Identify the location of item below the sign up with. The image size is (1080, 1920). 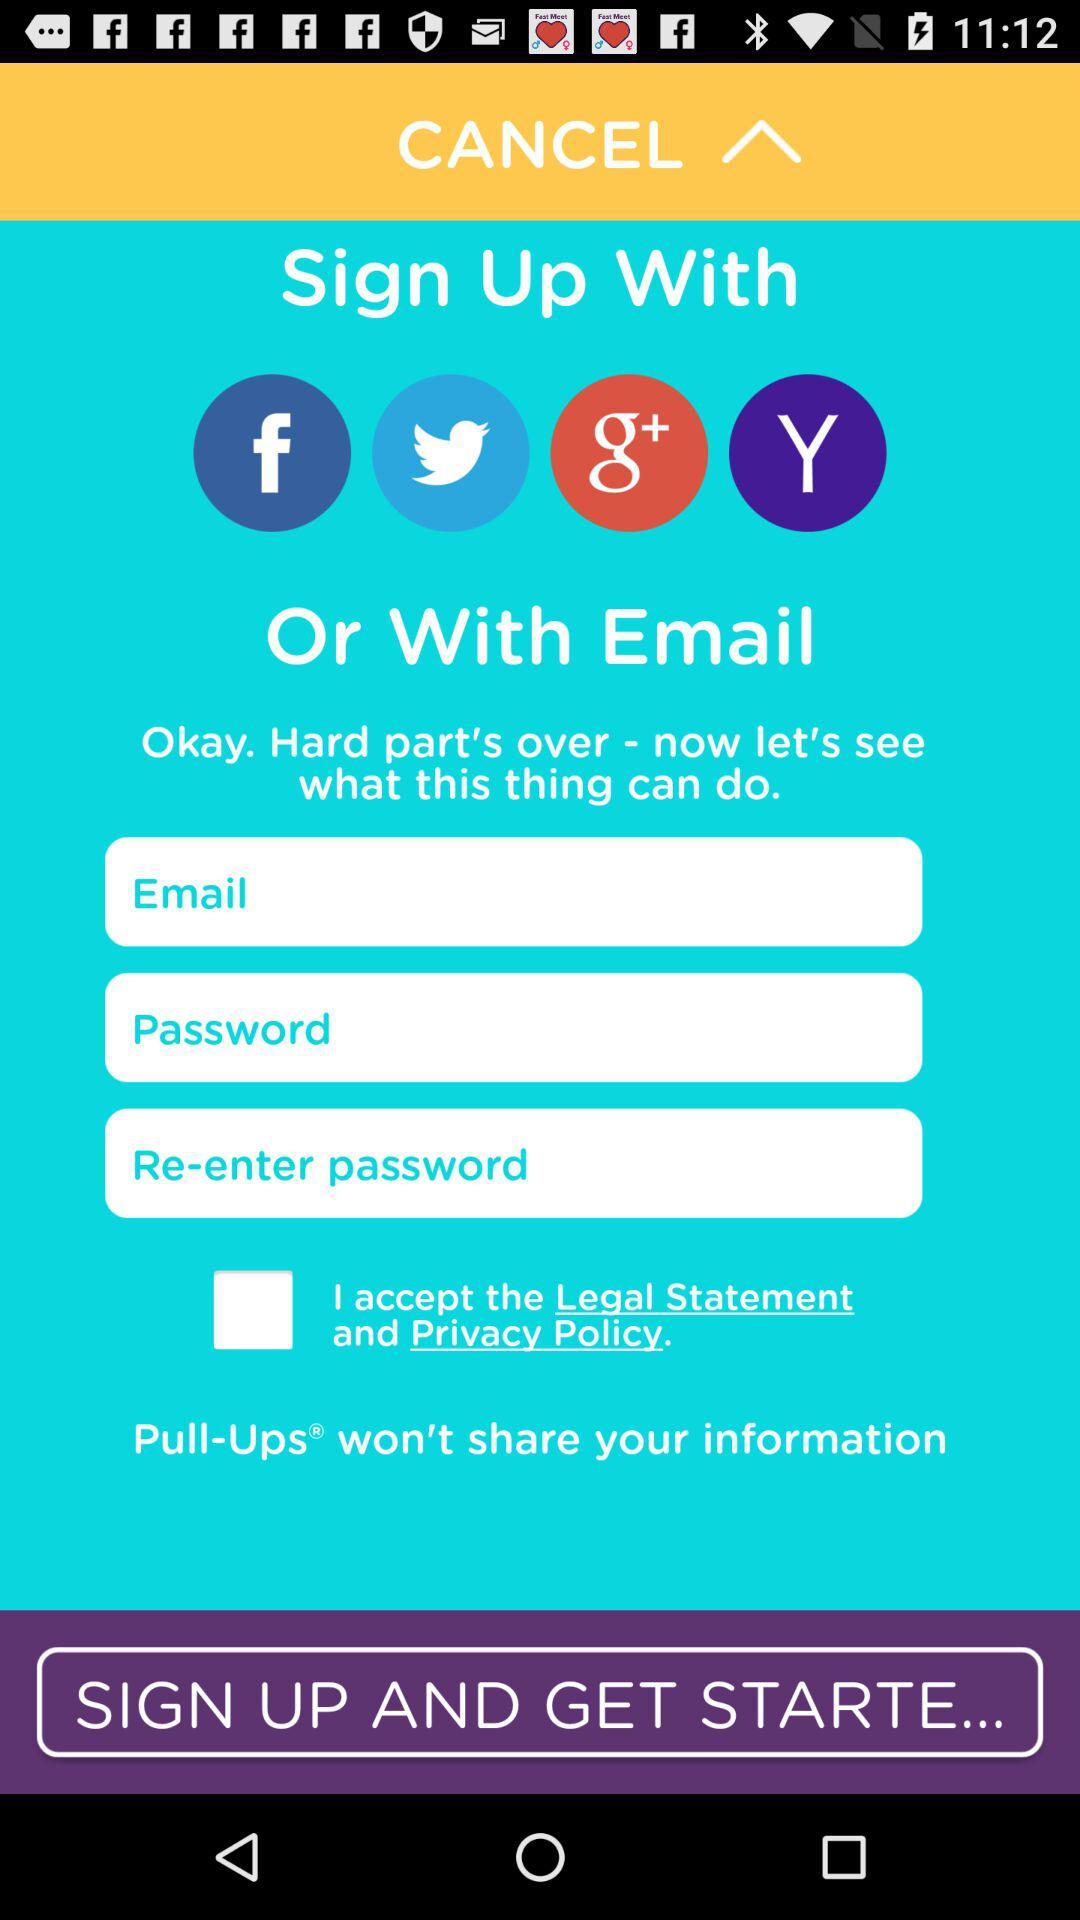
(806, 451).